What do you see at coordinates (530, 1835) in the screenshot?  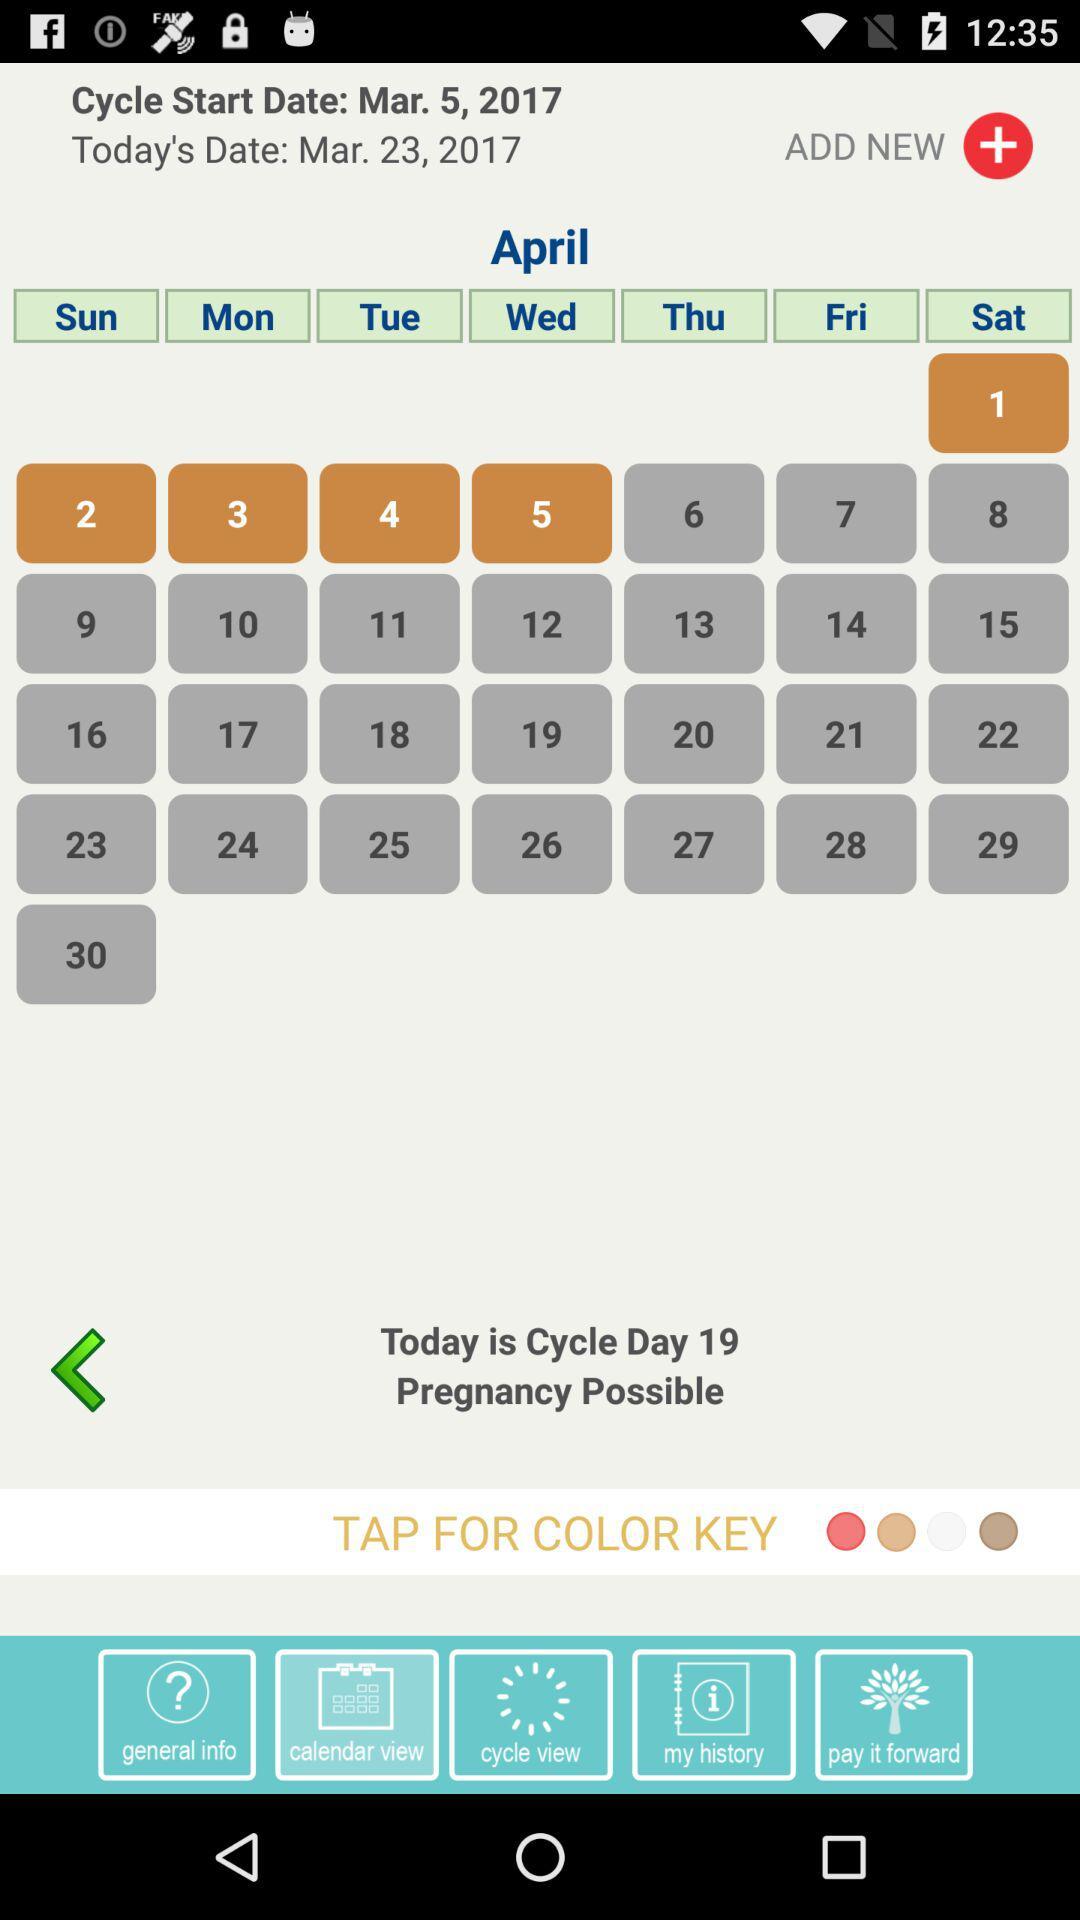 I see `the settings icon` at bounding box center [530, 1835].